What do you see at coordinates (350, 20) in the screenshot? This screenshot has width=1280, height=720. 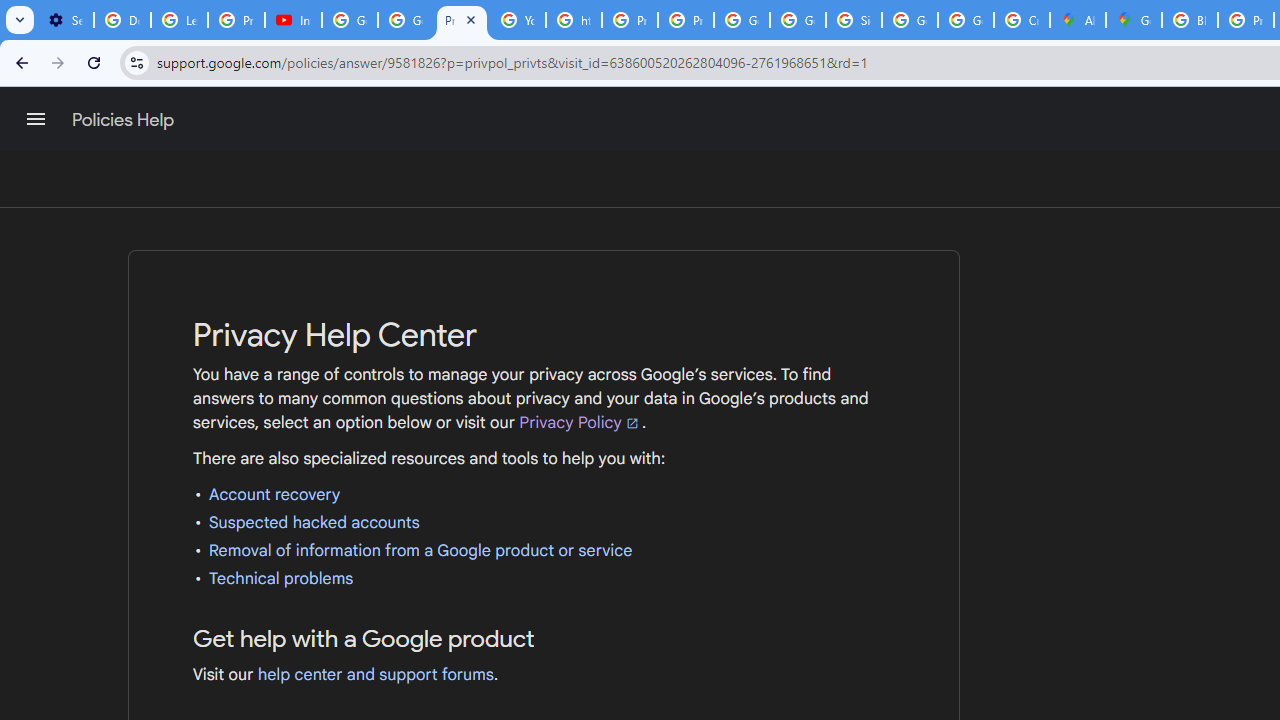 I see `'Google Account Help'` at bounding box center [350, 20].